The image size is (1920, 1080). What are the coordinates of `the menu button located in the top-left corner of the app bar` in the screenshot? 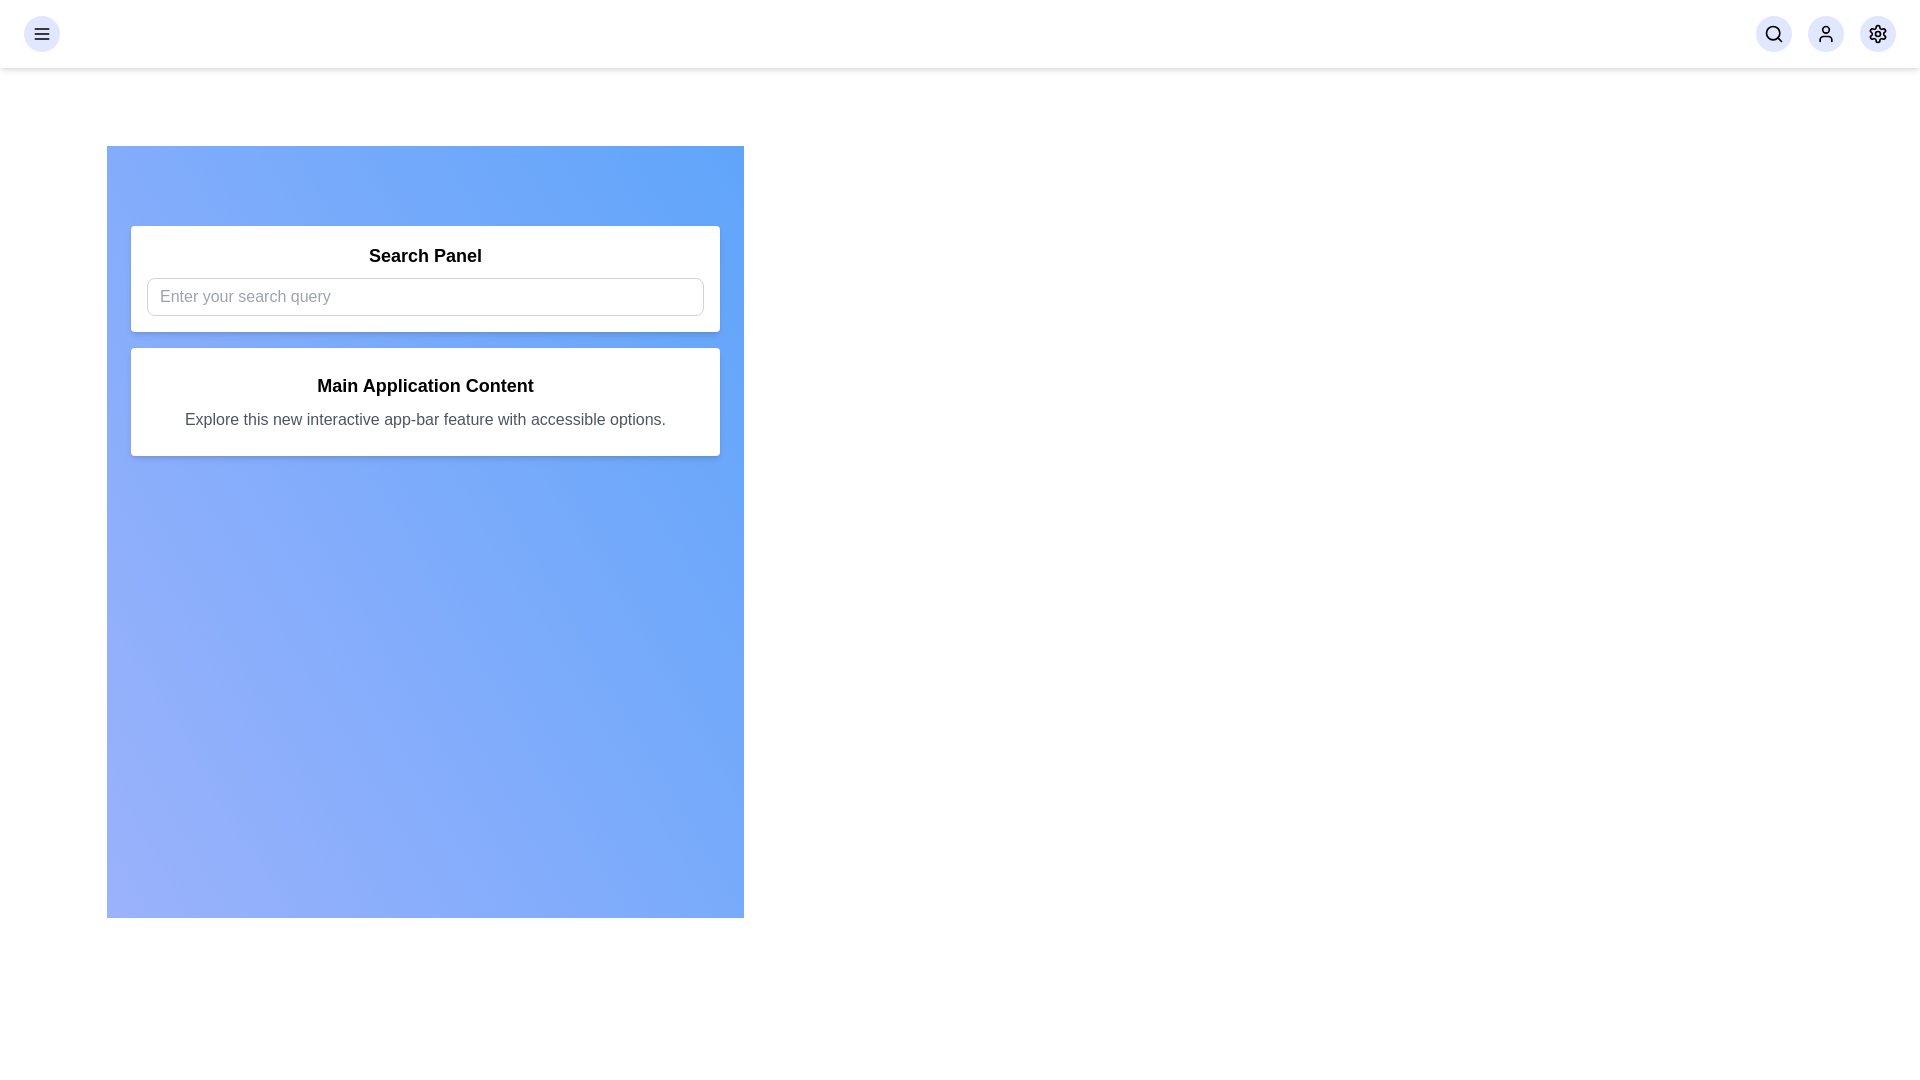 It's located at (42, 34).